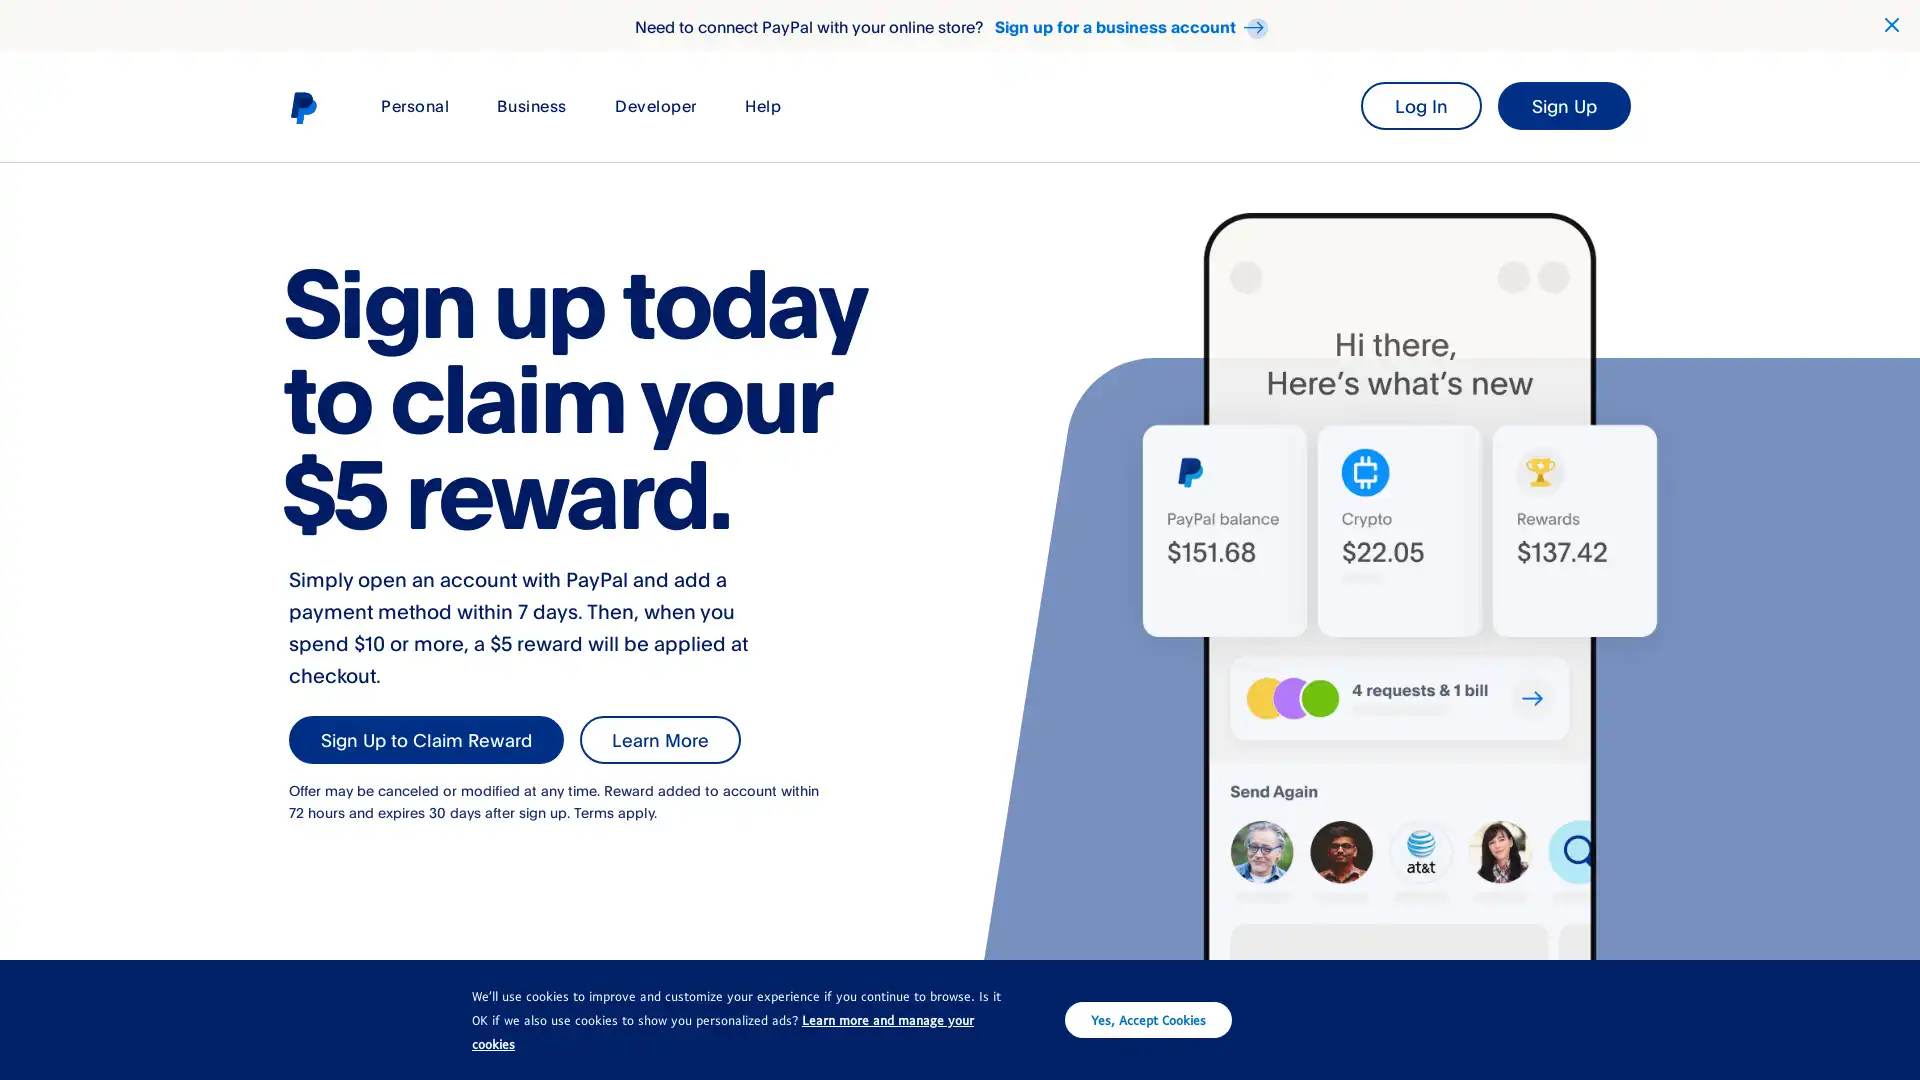 Image resolution: width=1920 pixels, height=1080 pixels. I want to click on Sign Up, so click(1563, 105).